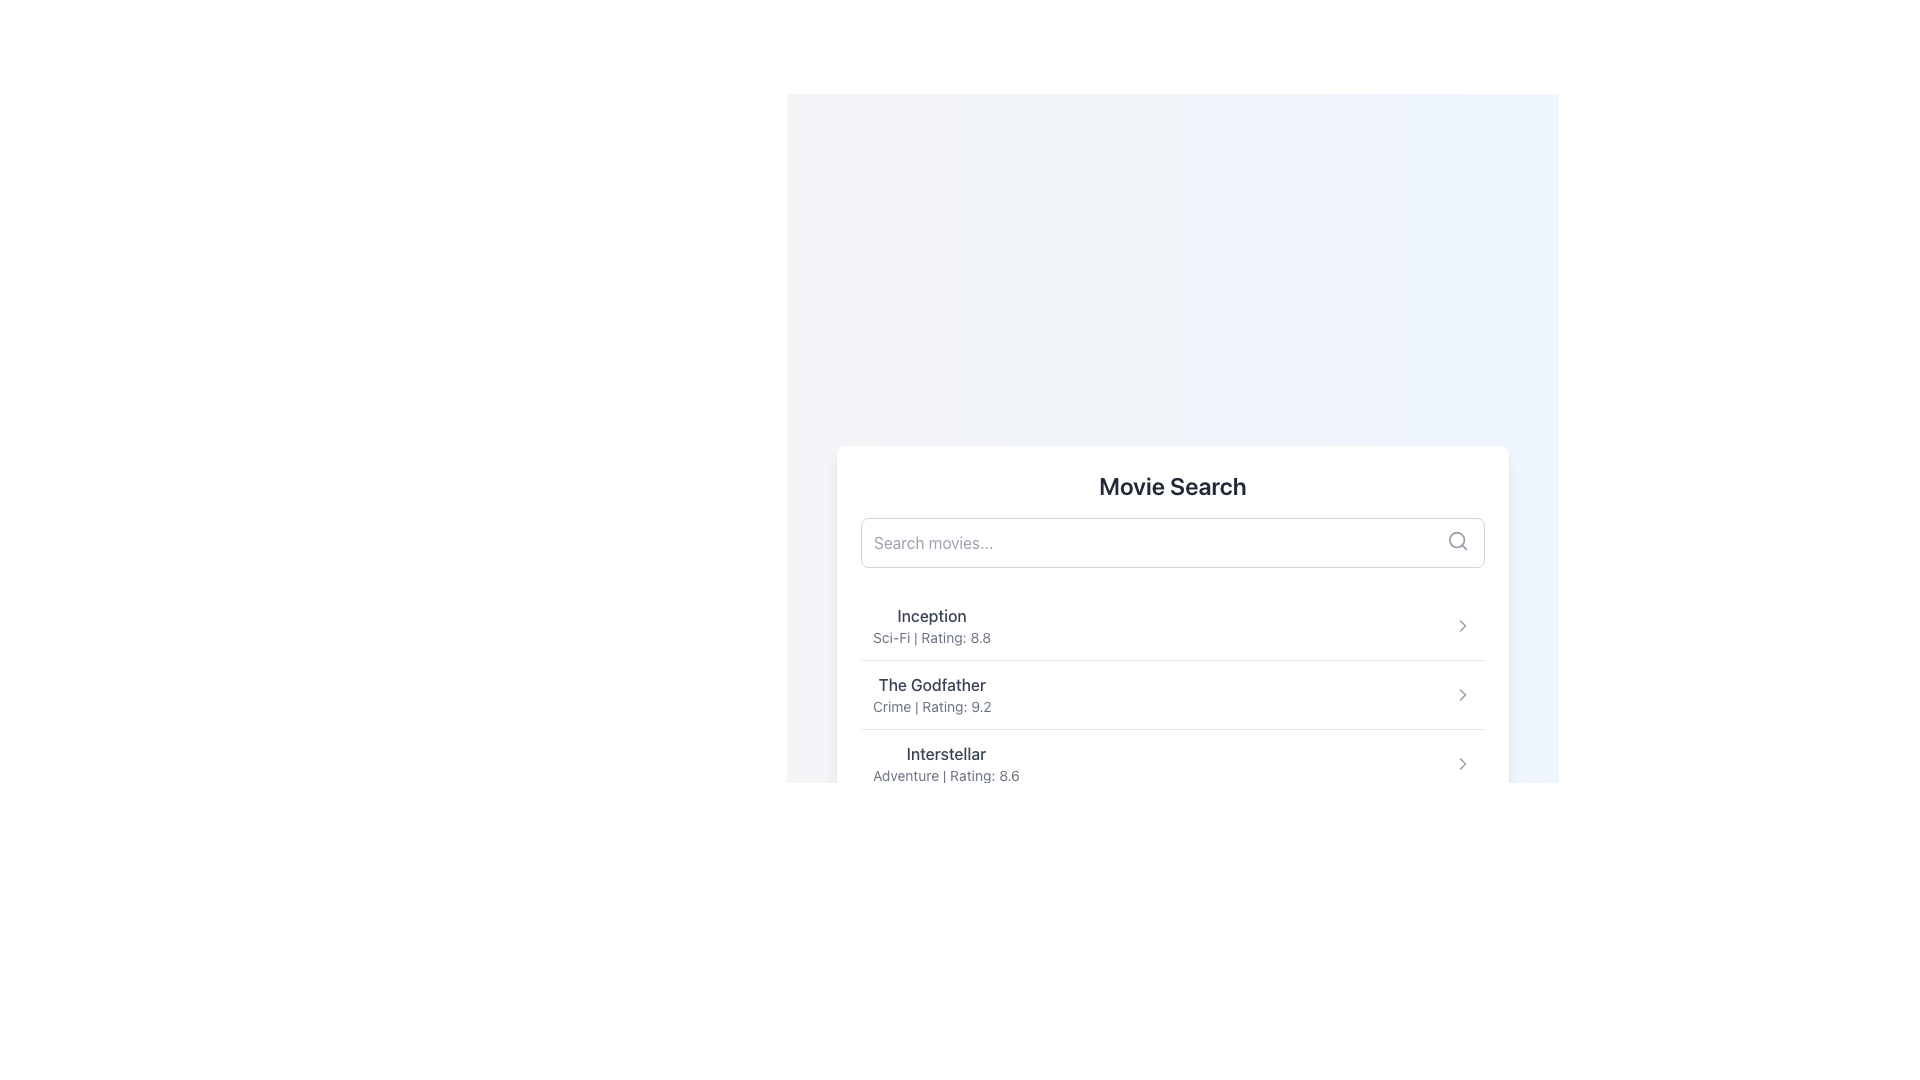  What do you see at coordinates (931, 705) in the screenshot?
I see `static text label providing additional information about the movie 'The Godfather', which indicates its genre ('Crime') and rating (9.2). This label is located directly below the title and aligns horizontally with it` at bounding box center [931, 705].